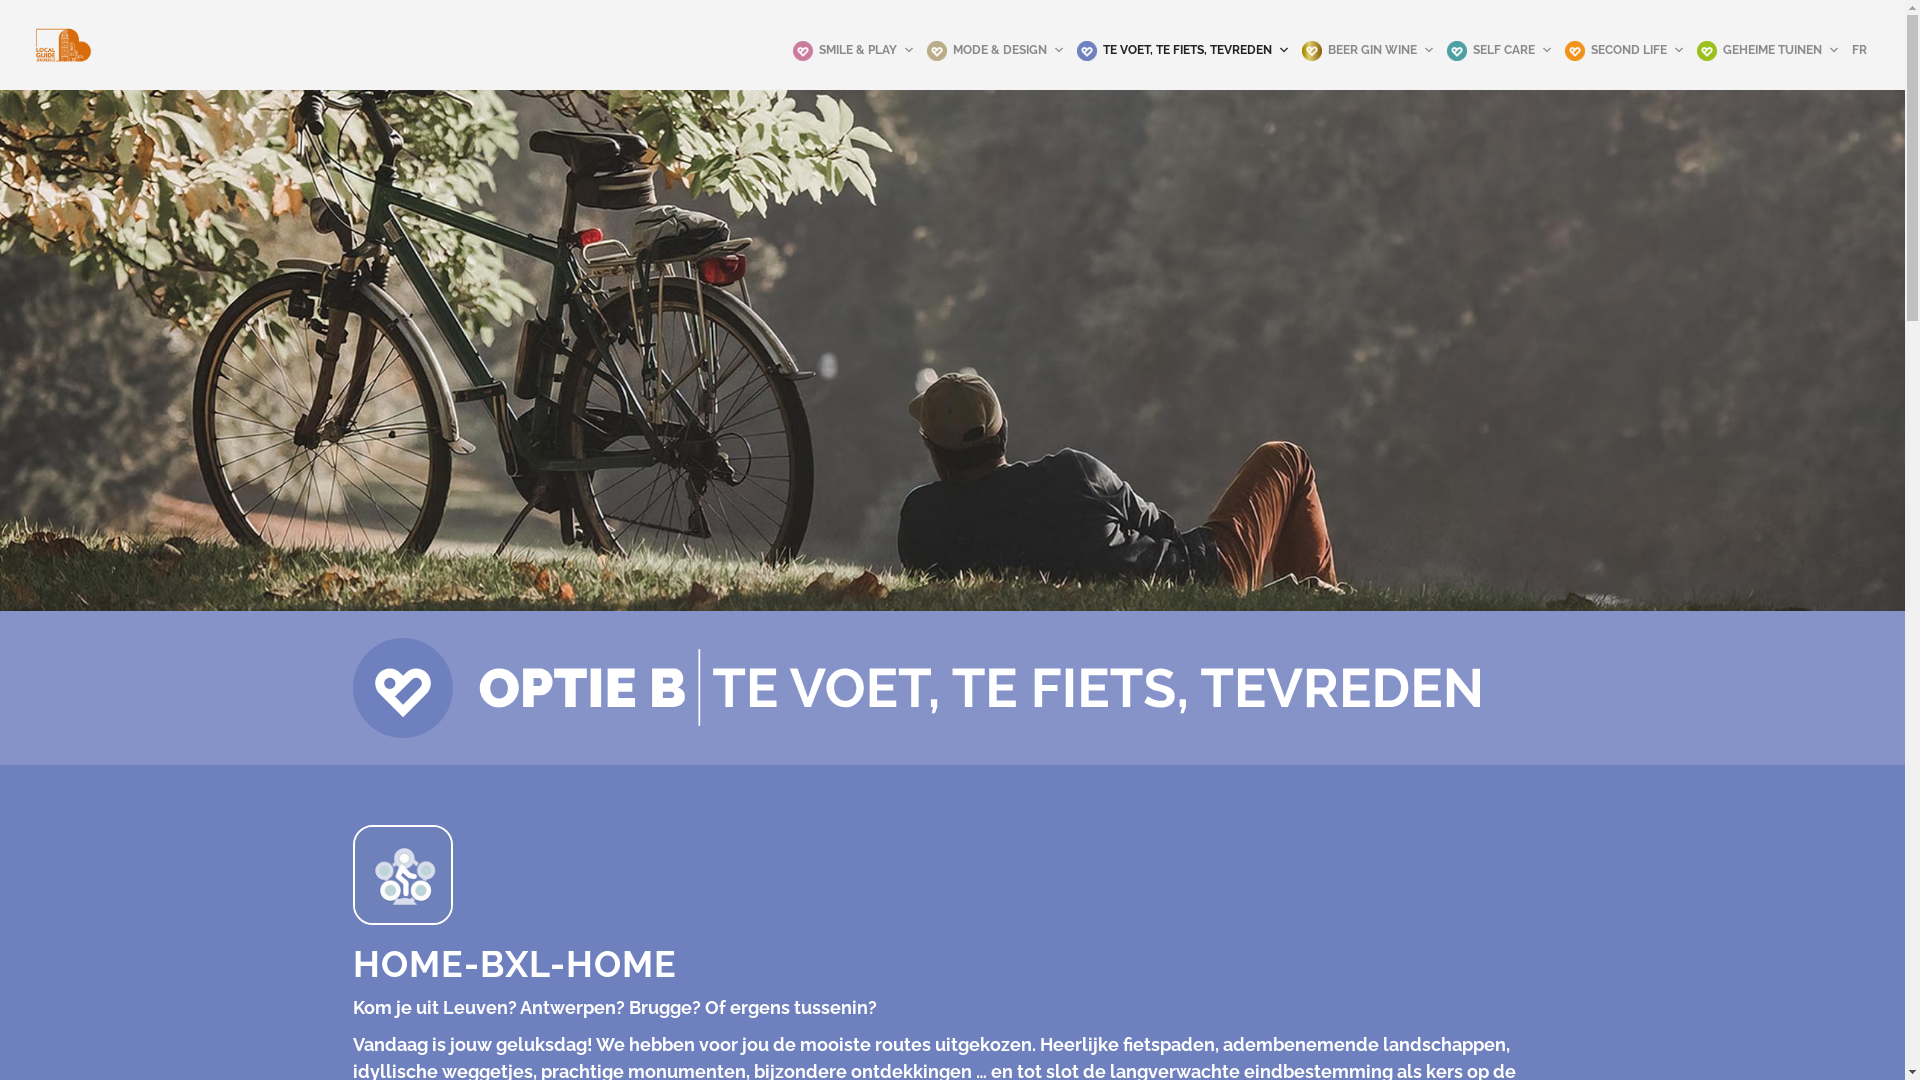  I want to click on 'GEHEIME TUINEN', so click(1768, 49).